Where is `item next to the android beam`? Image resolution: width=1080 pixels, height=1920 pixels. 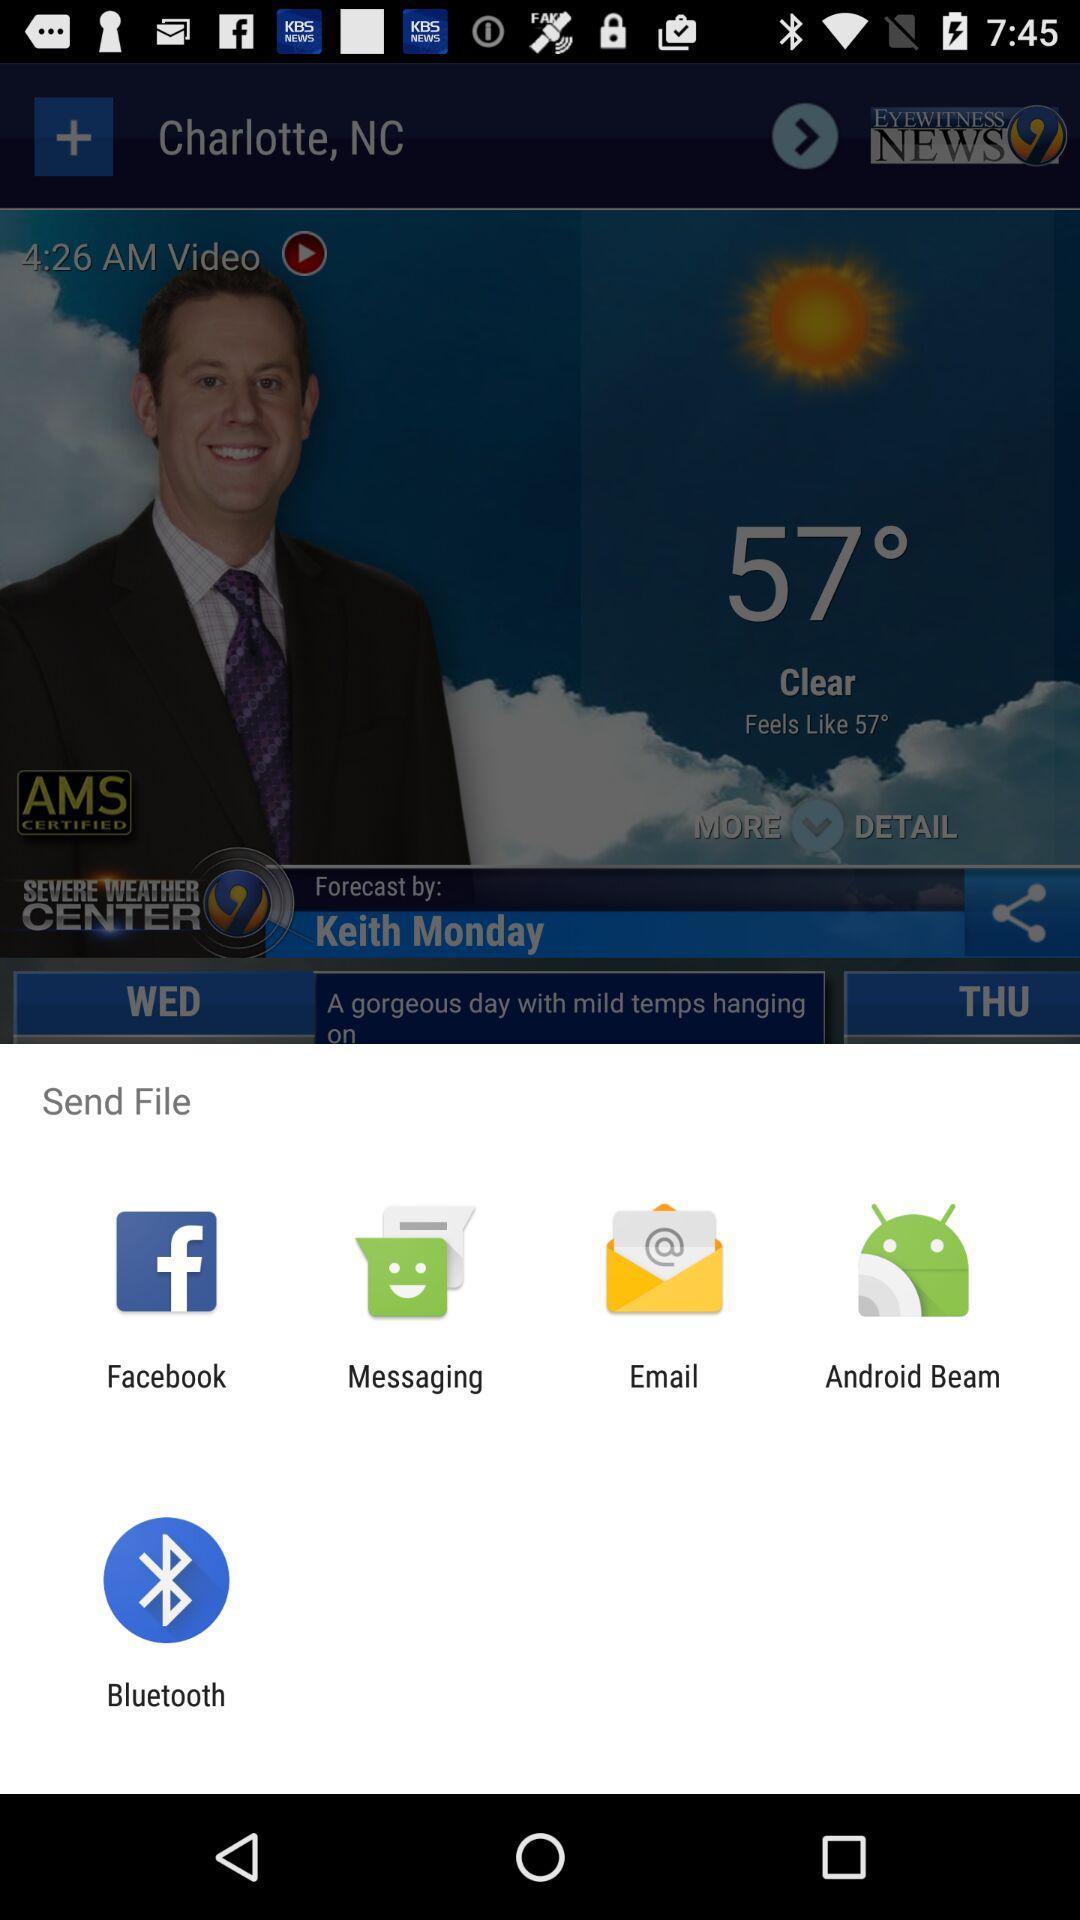
item next to the android beam is located at coordinates (664, 1392).